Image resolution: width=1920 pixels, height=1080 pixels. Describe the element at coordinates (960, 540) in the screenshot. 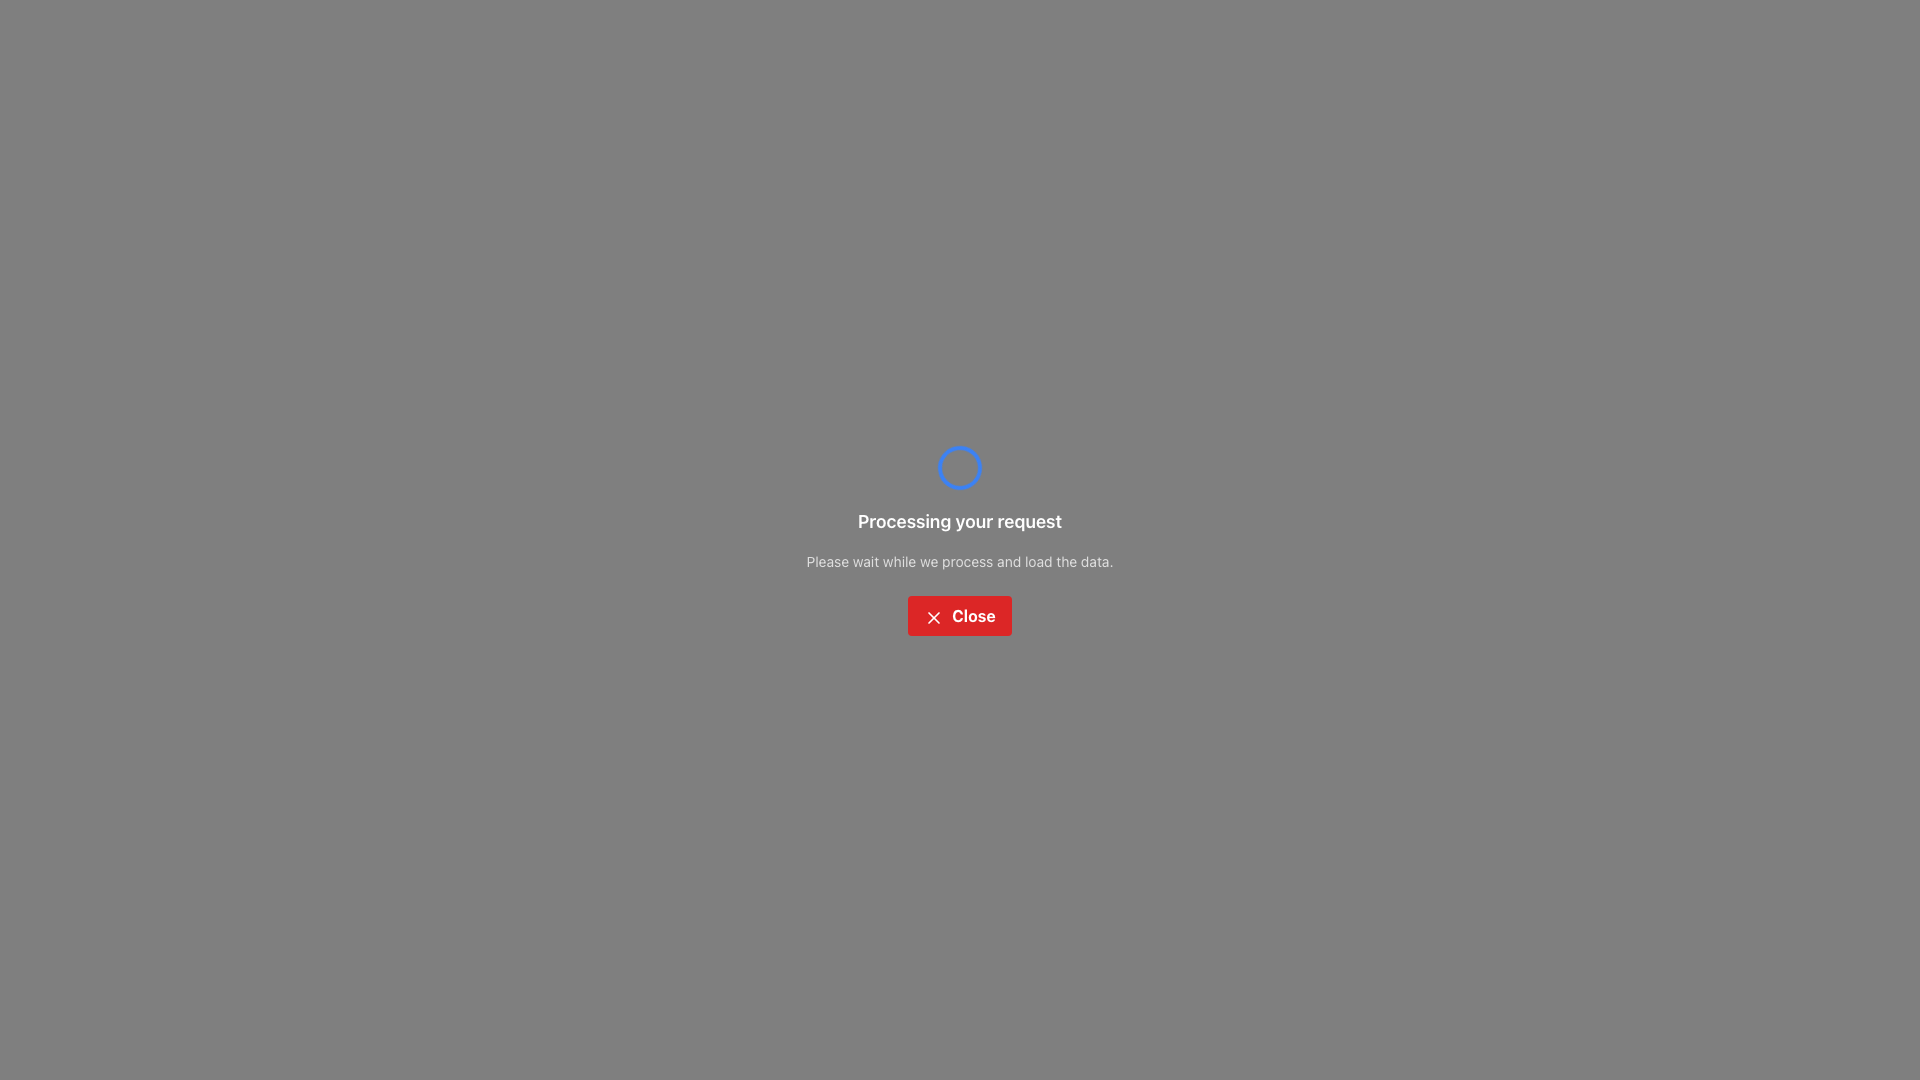

I see `status message displayed in the modal overlay, which shows 'Processing your request'` at that location.